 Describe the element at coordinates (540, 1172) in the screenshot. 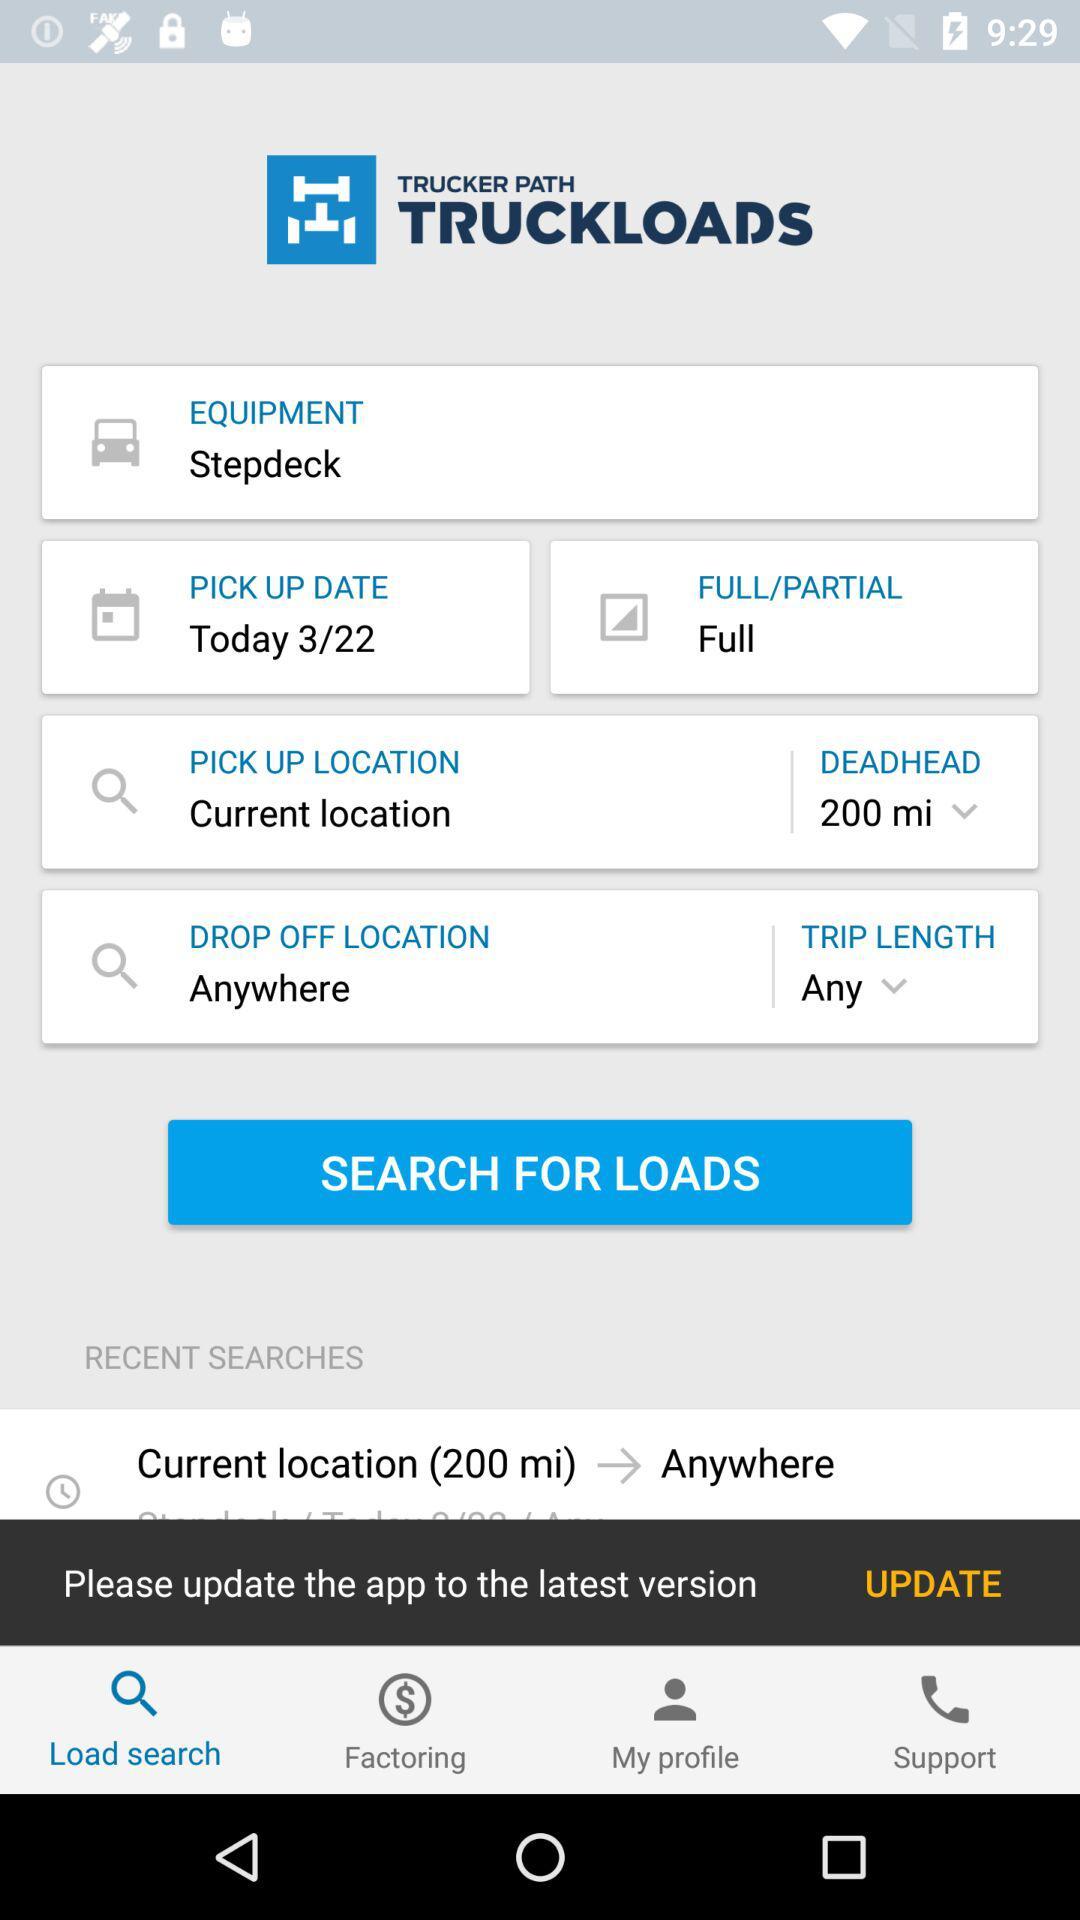

I see `the item below the any` at that location.